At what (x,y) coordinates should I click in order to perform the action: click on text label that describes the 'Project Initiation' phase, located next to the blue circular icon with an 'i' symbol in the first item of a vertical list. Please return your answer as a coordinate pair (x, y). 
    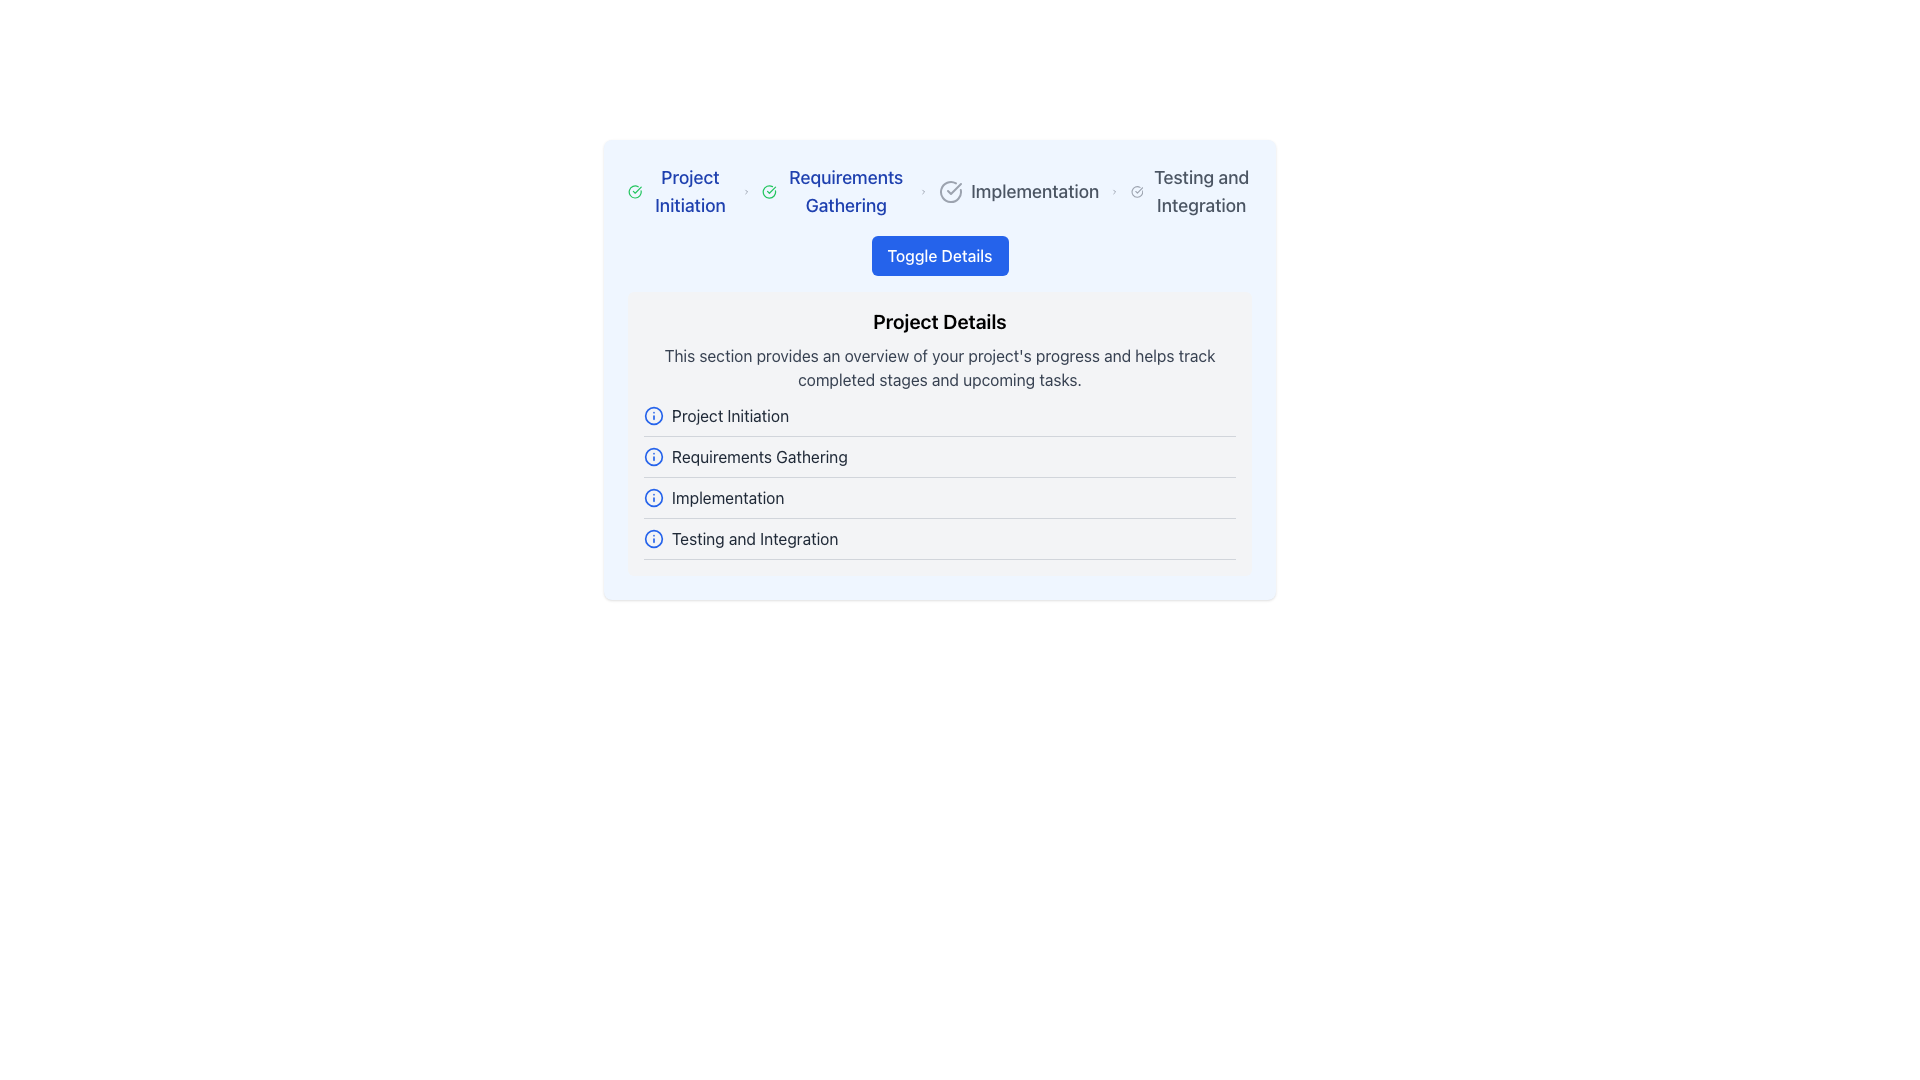
    Looking at the image, I should click on (729, 415).